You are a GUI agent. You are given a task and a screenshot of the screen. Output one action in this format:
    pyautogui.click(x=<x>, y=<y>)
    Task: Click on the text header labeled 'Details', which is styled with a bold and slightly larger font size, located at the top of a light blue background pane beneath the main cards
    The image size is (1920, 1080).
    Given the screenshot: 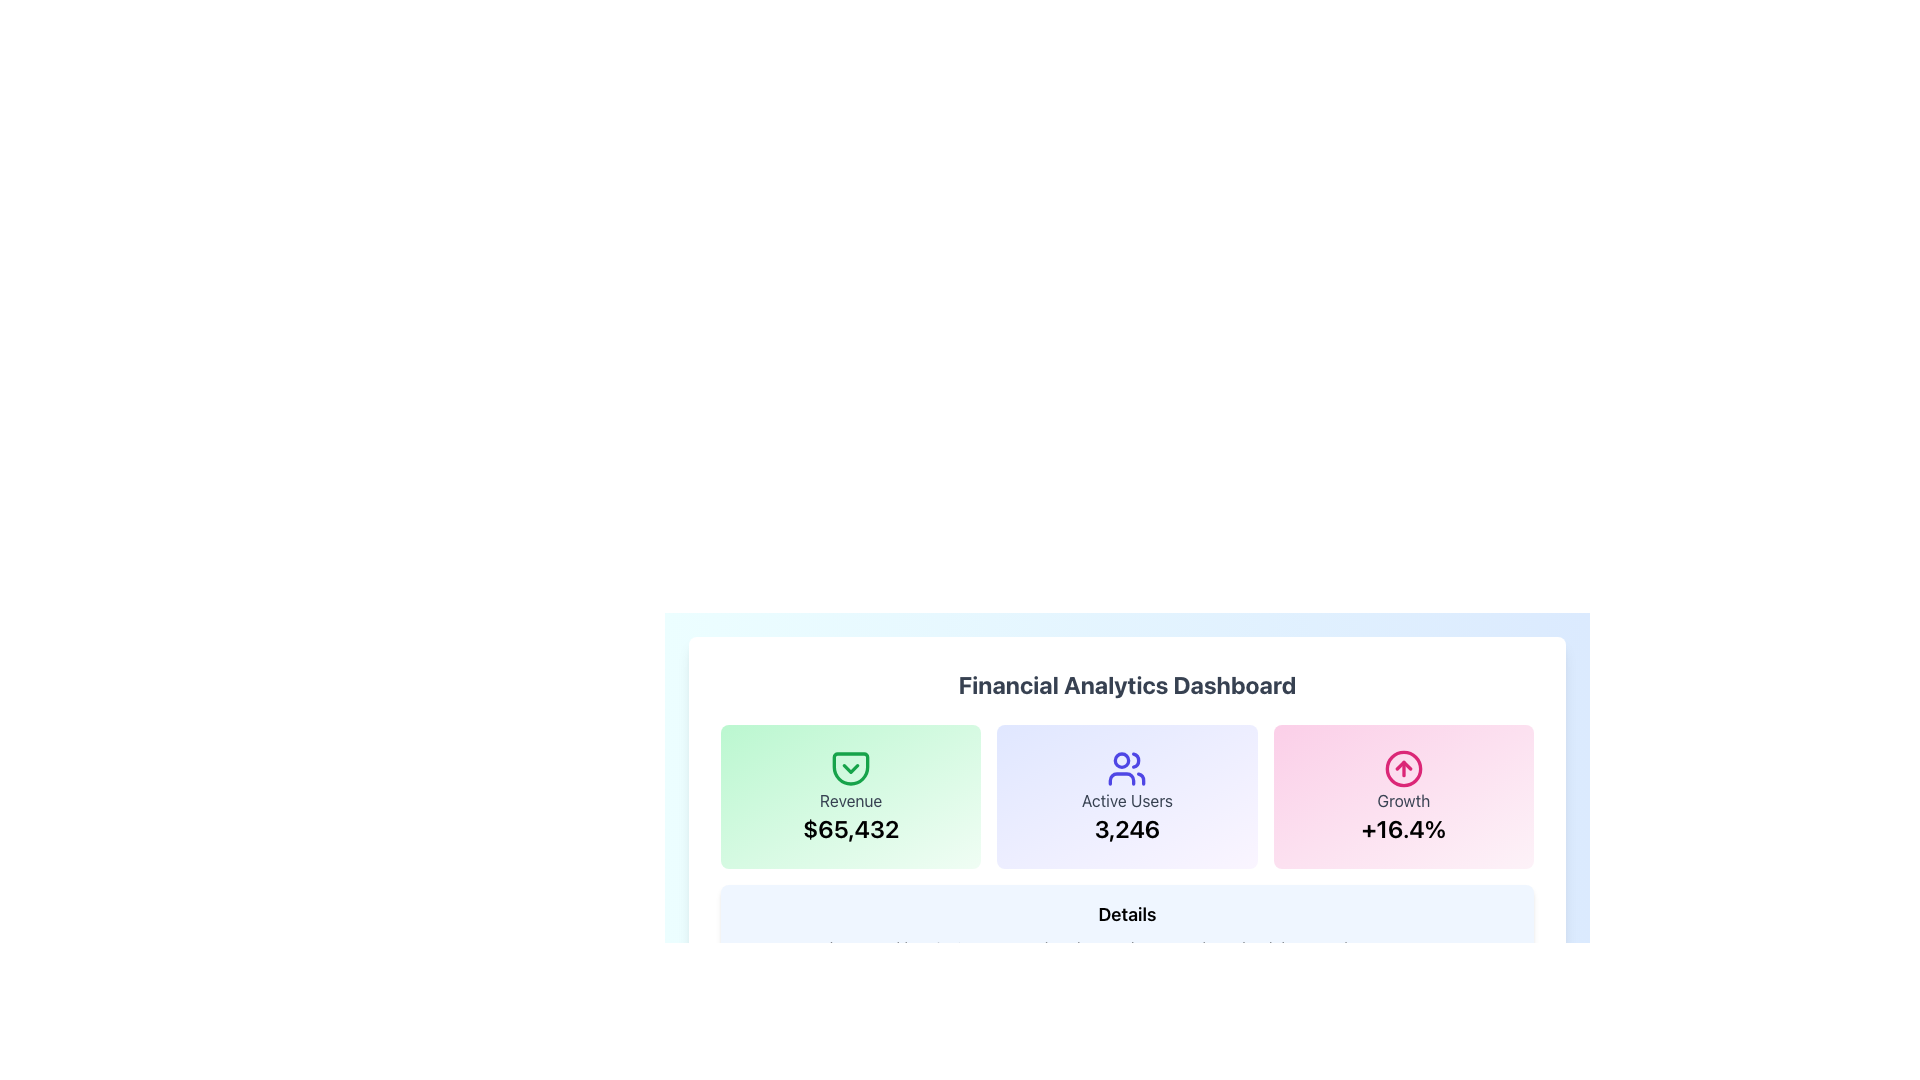 What is the action you would take?
    pyautogui.click(x=1127, y=914)
    